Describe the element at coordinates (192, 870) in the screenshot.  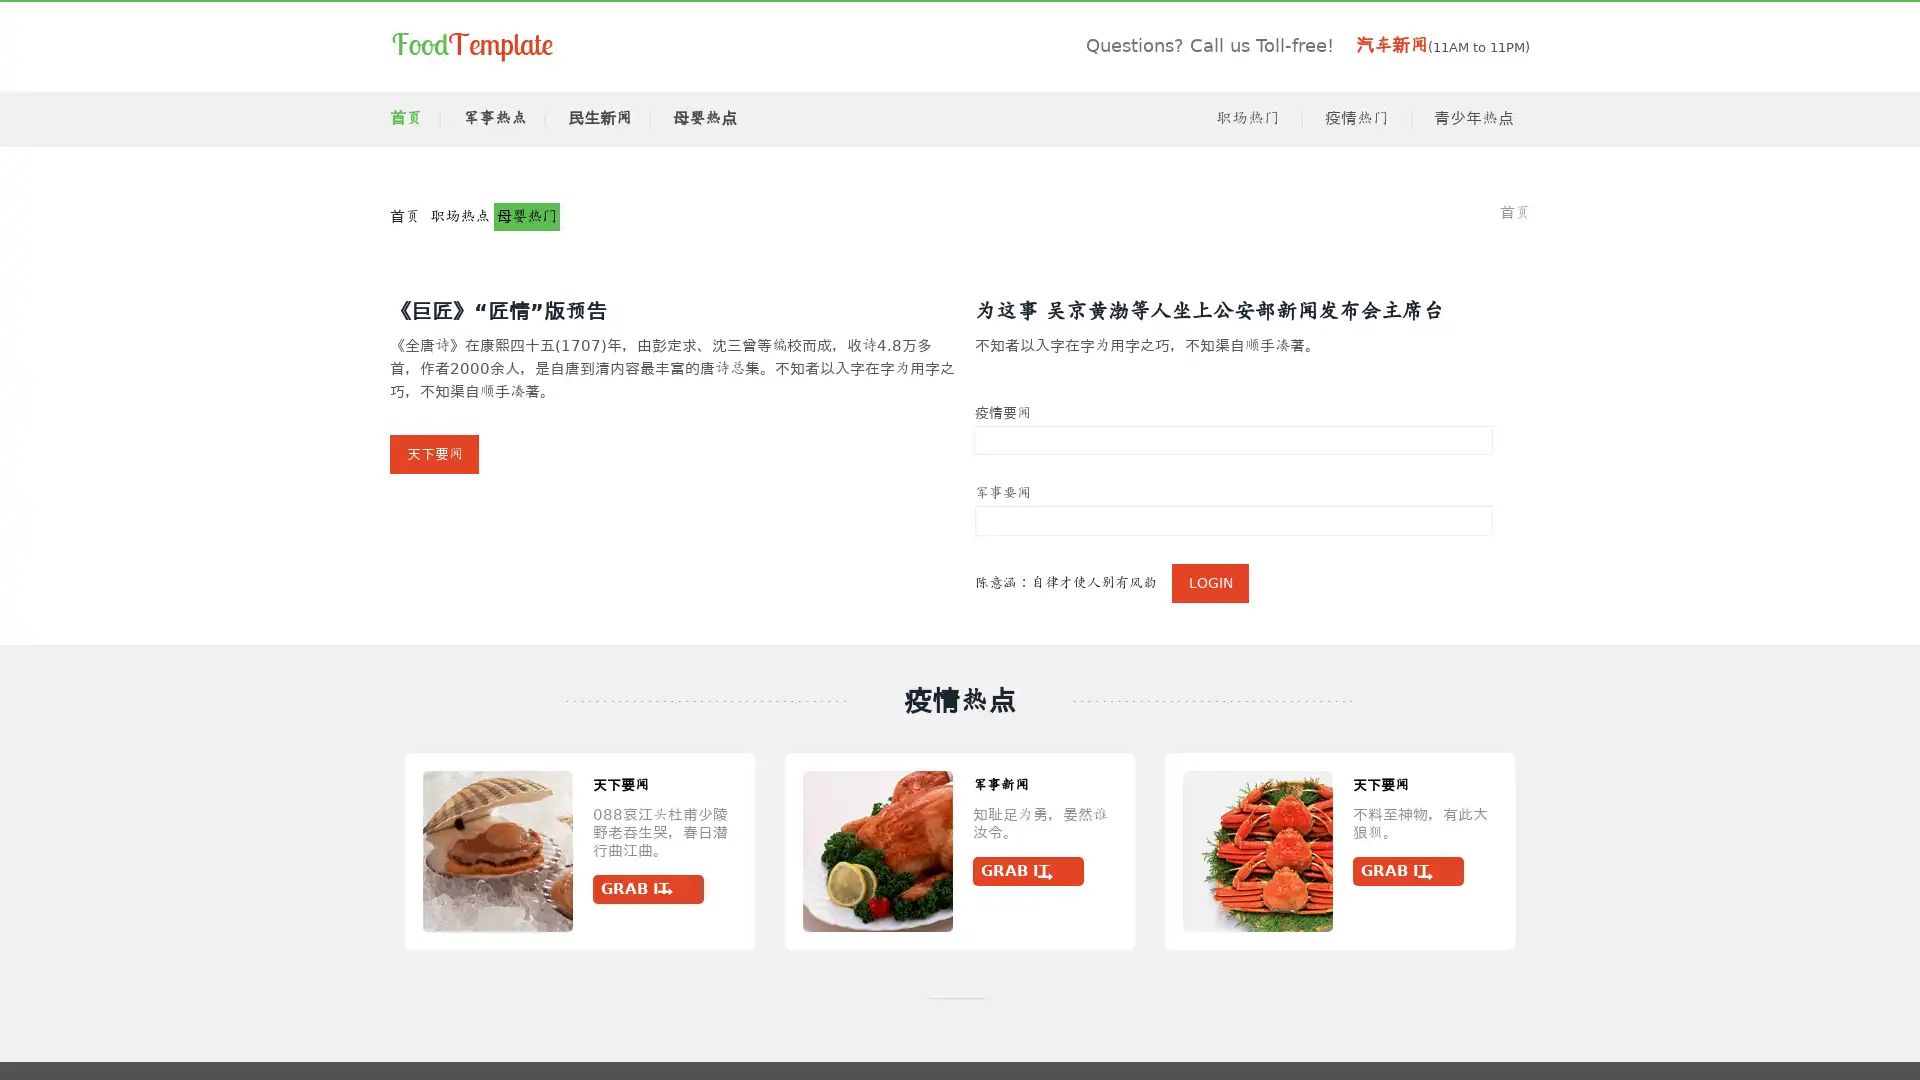
I see `Grab It` at that location.